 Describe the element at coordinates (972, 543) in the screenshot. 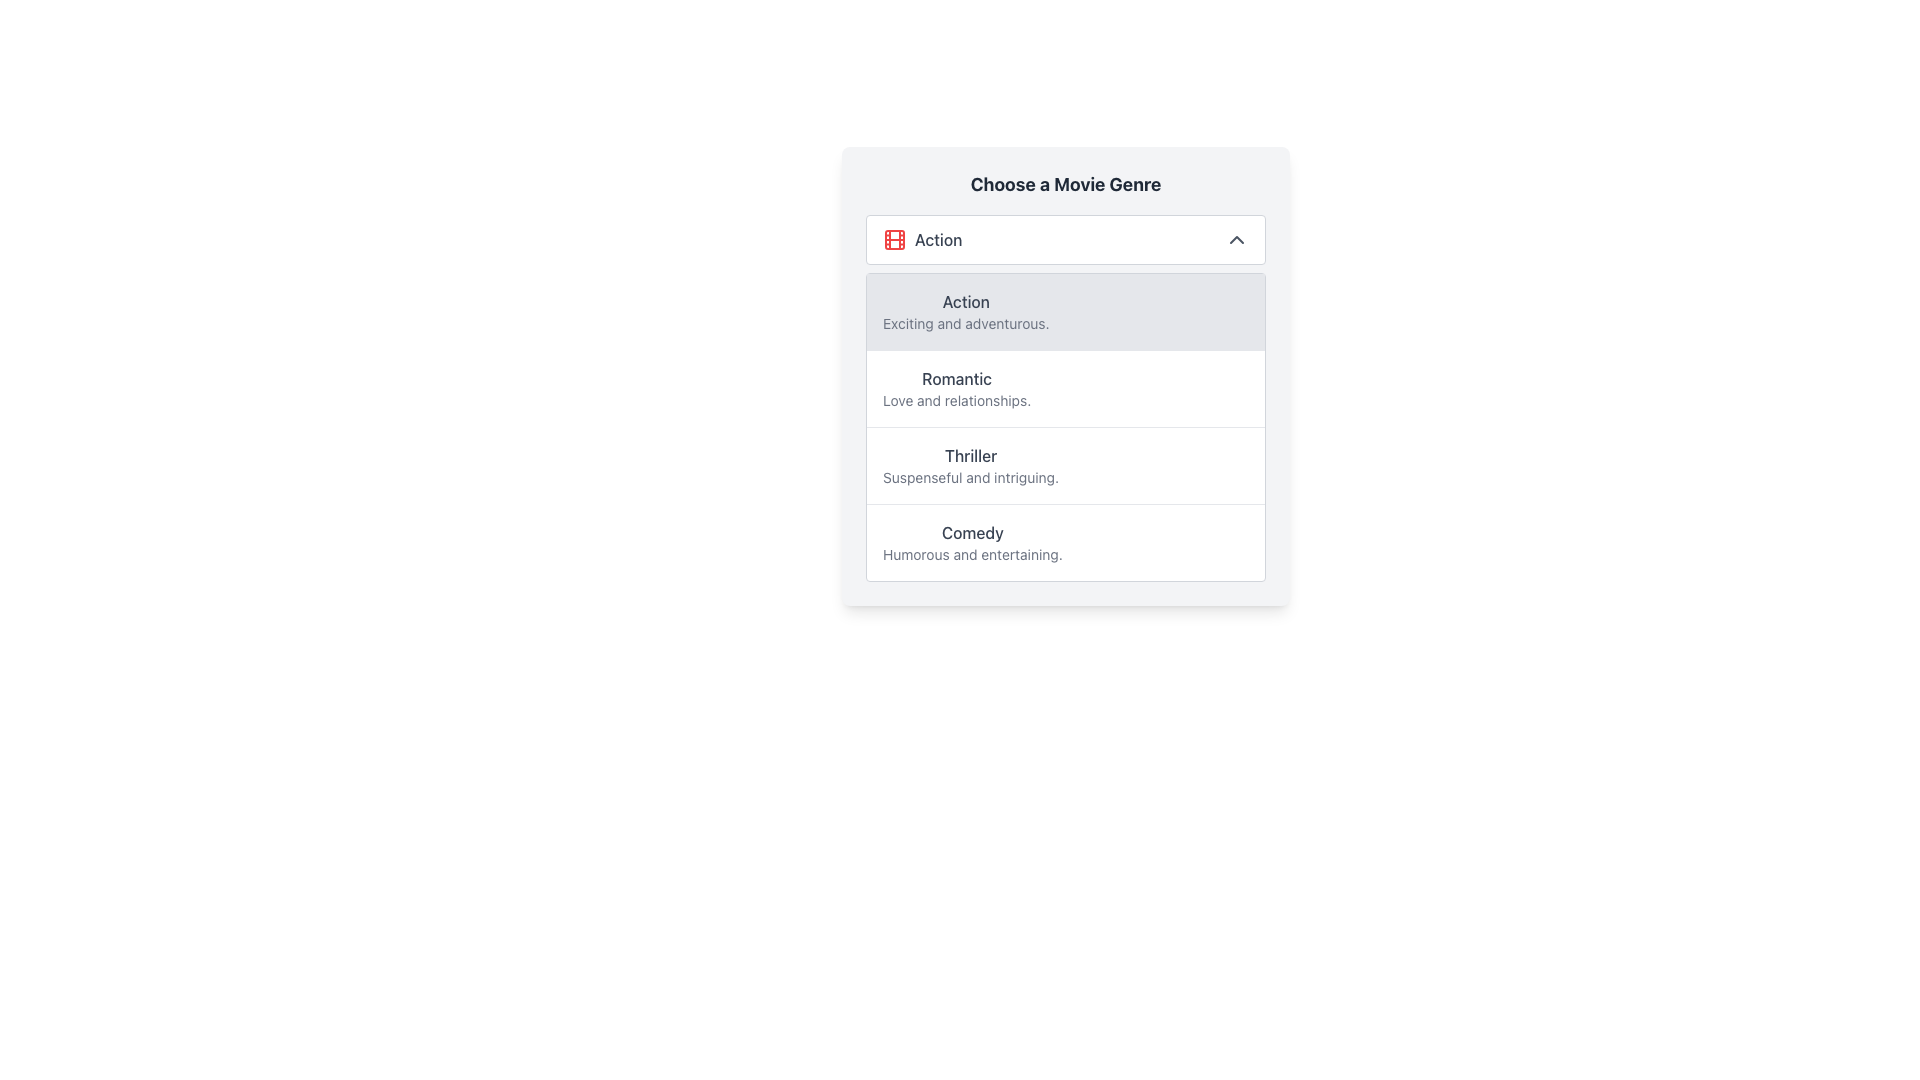

I see `to select the 'Comedy' genre option in the dropdown list titled 'Choose a Movie Genre', which is the fourth option and is styled with bold text and a description below it` at that location.